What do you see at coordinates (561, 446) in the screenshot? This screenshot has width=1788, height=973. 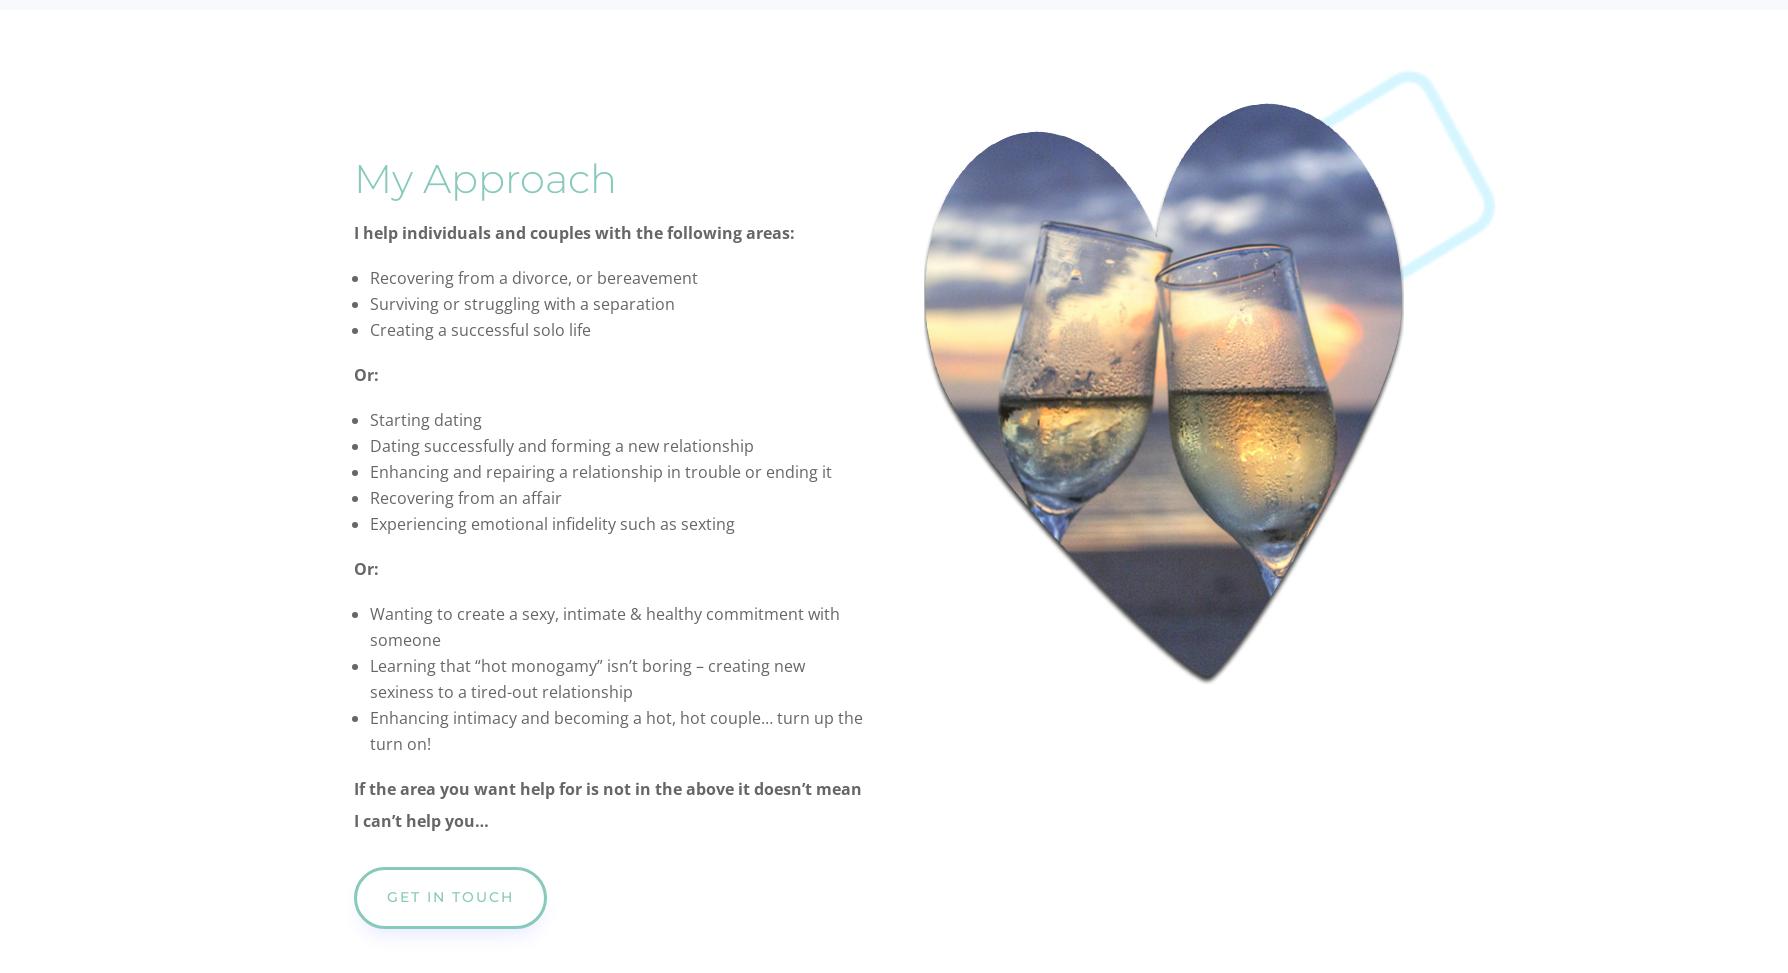 I see `'Dating successfully and forming a new relationship'` at bounding box center [561, 446].